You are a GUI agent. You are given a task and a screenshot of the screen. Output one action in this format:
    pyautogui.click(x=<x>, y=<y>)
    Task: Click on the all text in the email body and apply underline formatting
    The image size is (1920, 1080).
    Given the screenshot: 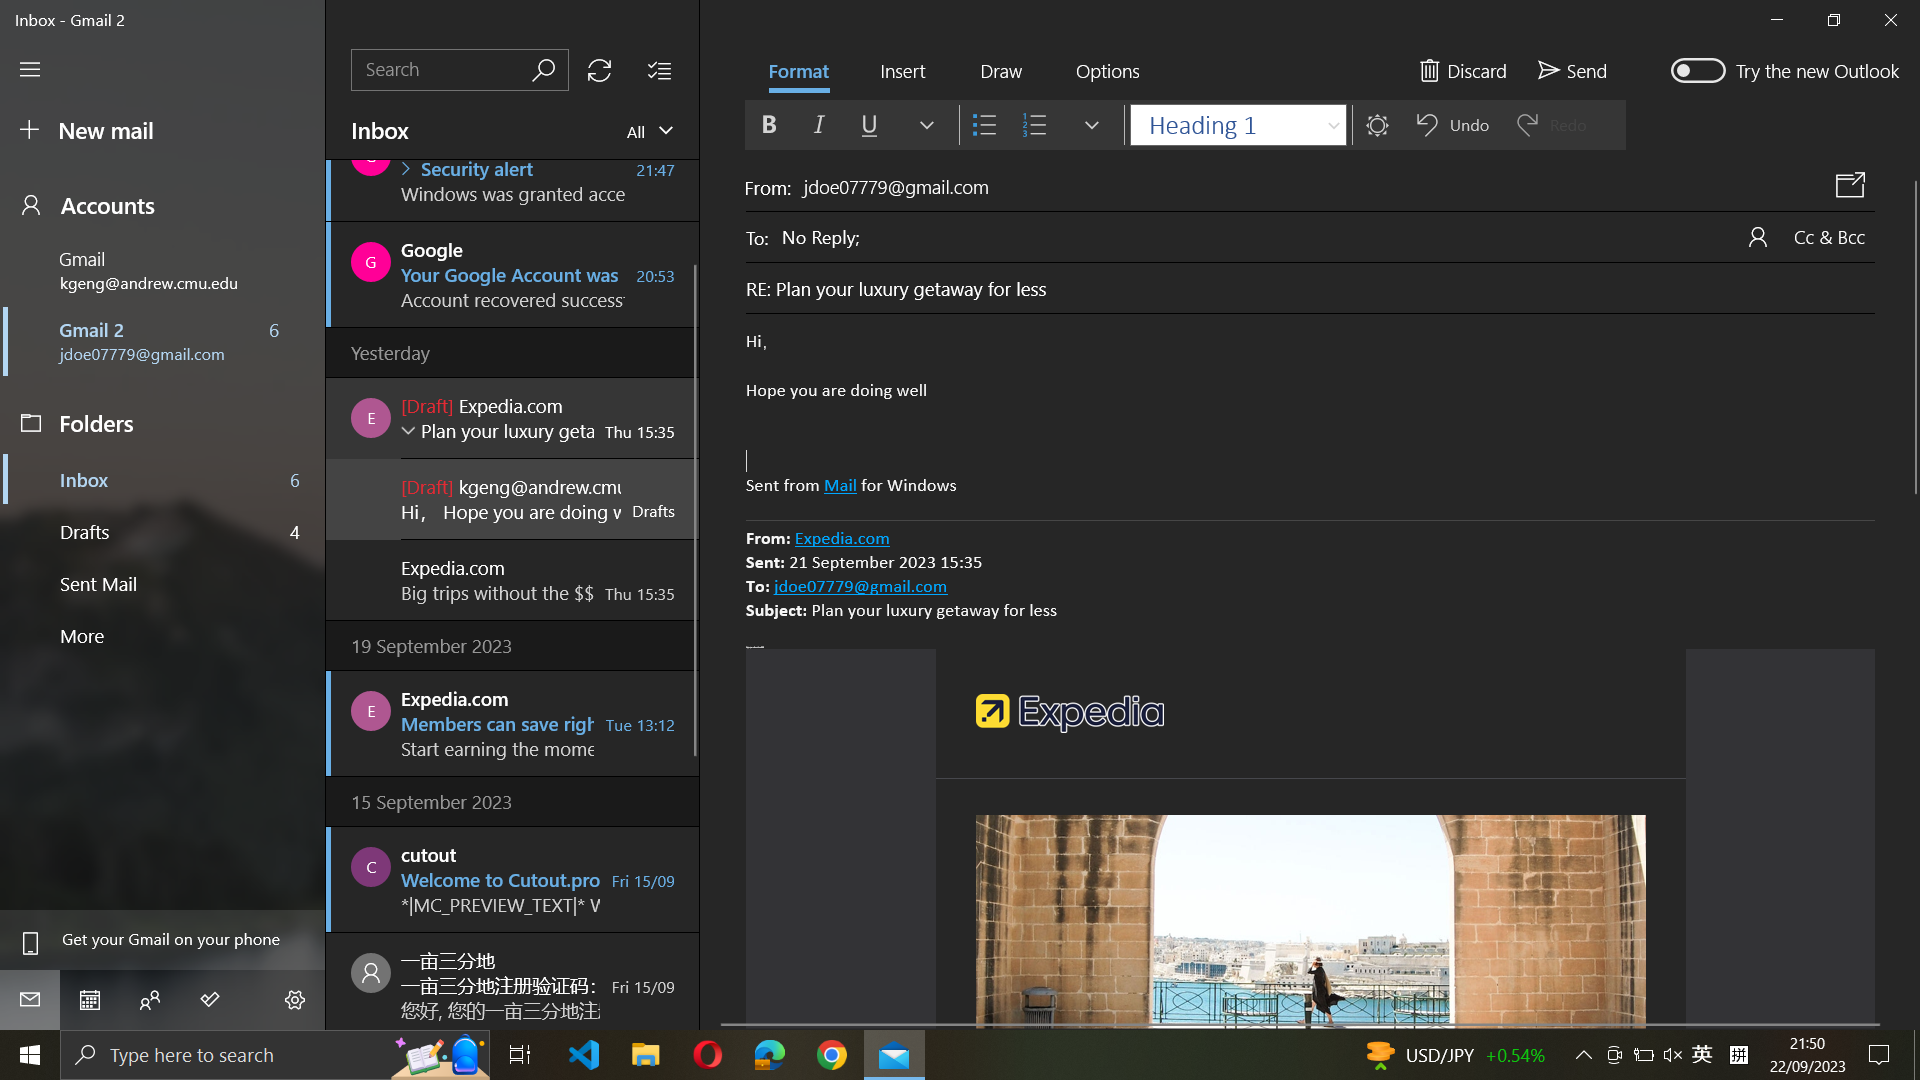 What is the action you would take?
    pyautogui.click(x=1310, y=414)
    